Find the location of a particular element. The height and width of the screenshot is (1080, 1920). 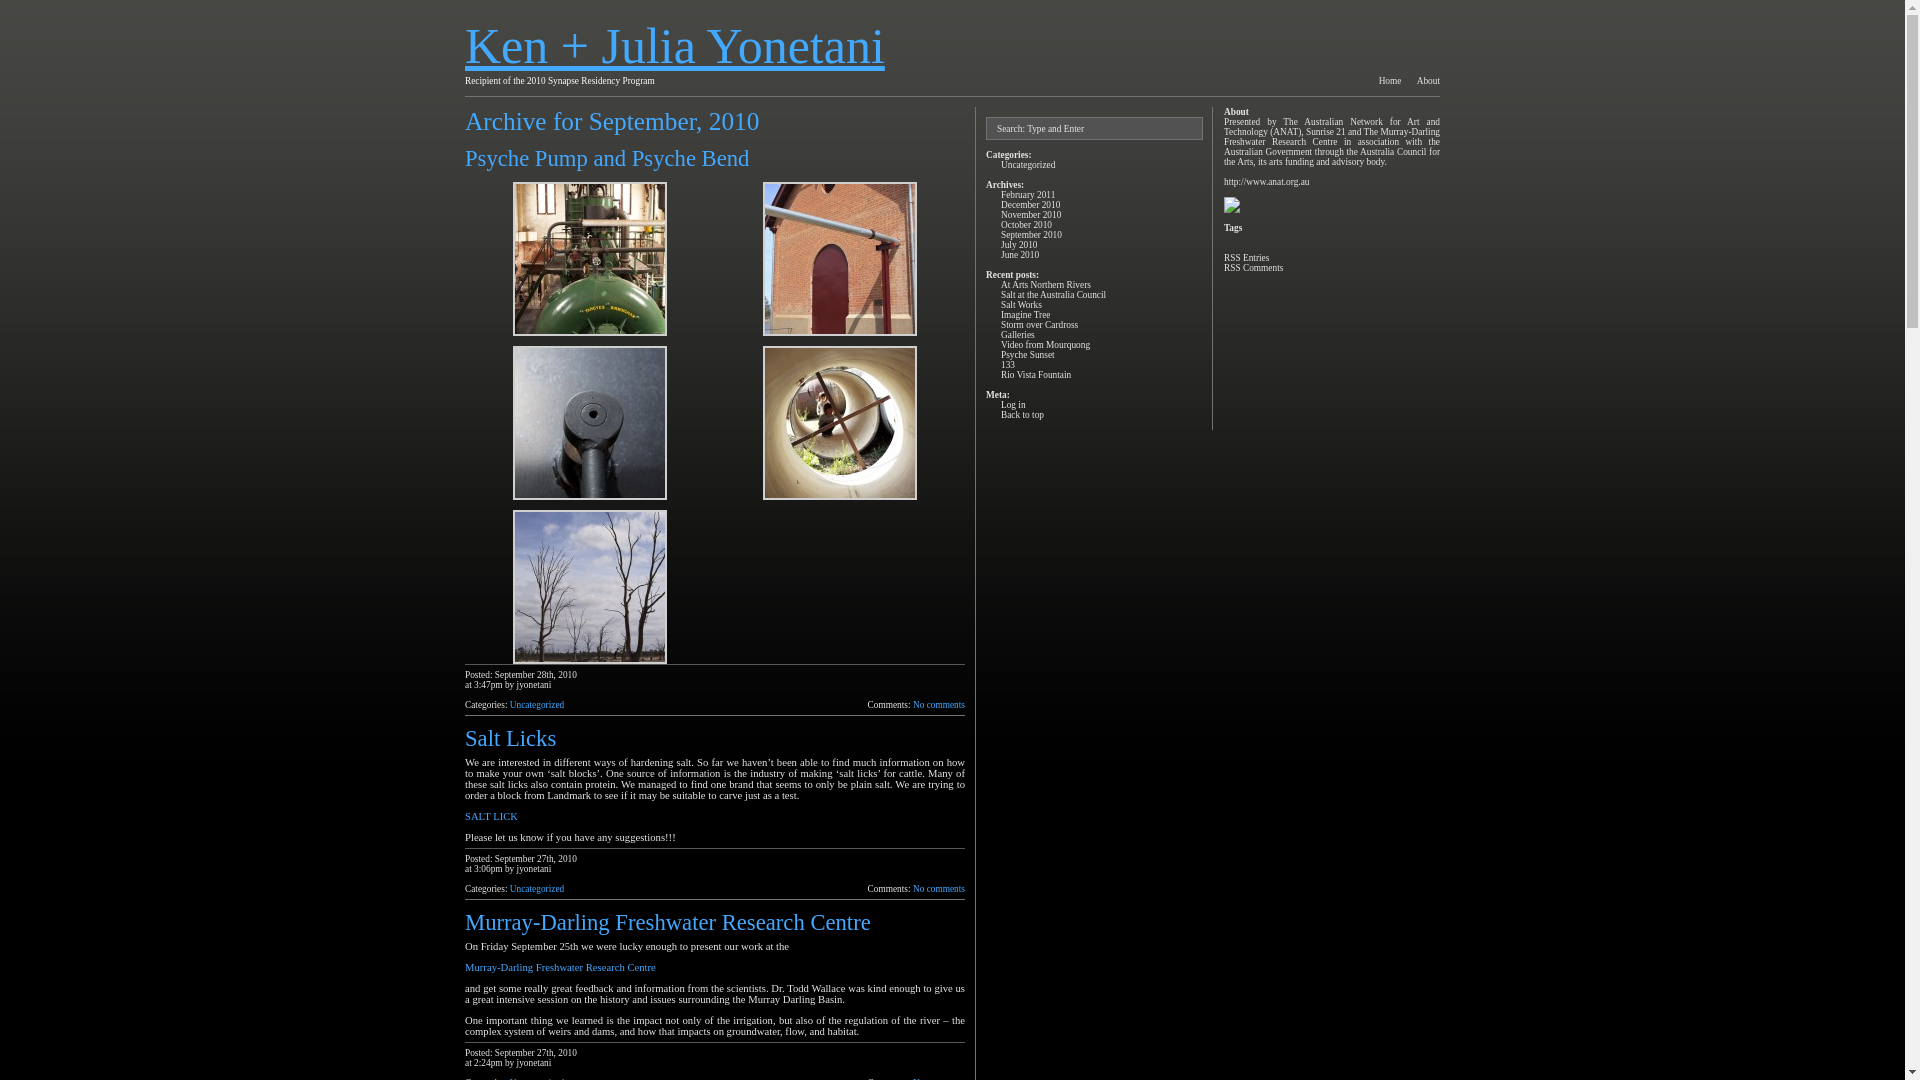

'At Arts Northern Rivers' is located at coordinates (1001, 285).